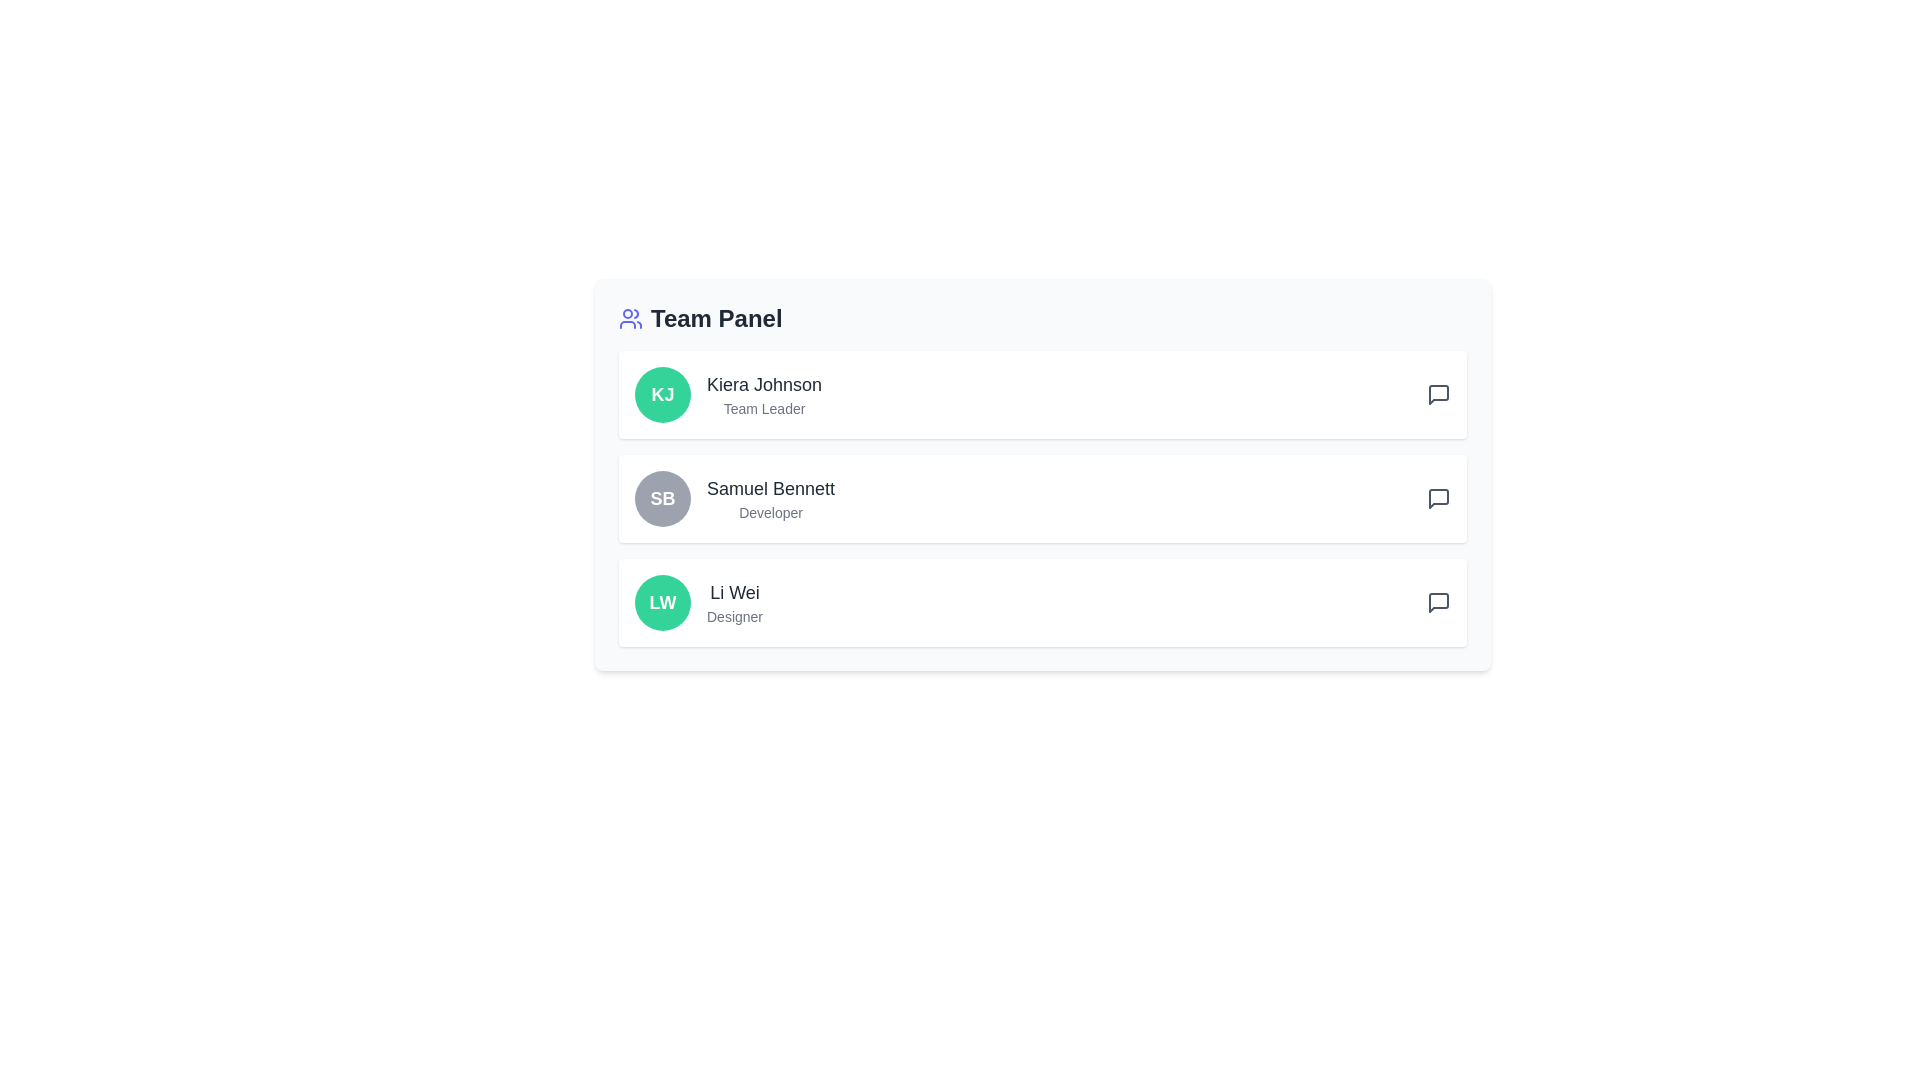 Image resolution: width=1920 pixels, height=1080 pixels. Describe the element at coordinates (763, 385) in the screenshot. I see `the text label displaying 'Kiera Johnson', which is located in the 'Team Panel' above the subtitle 'Team Leader' and to the right of the avatar 'KJ'` at that location.